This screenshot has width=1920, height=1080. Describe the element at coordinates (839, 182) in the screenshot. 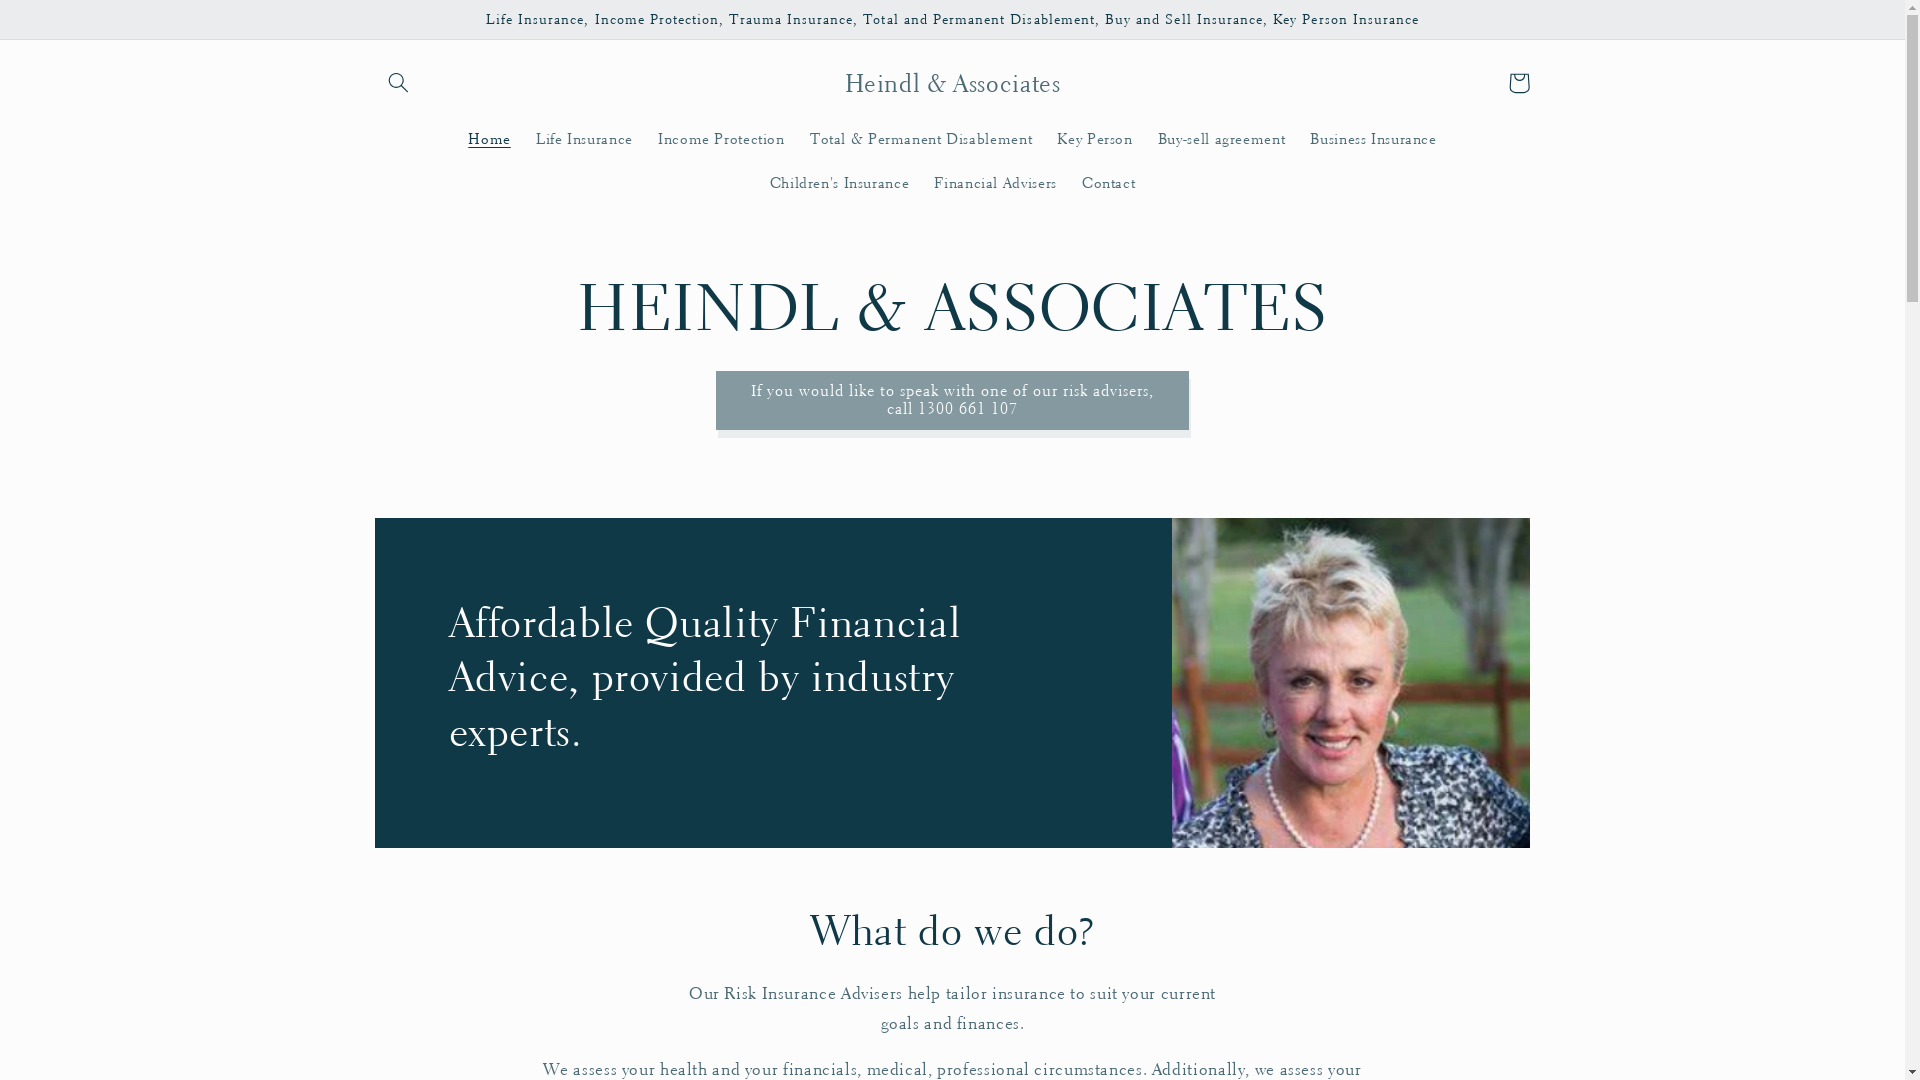

I see `'Children's Insurance'` at that location.